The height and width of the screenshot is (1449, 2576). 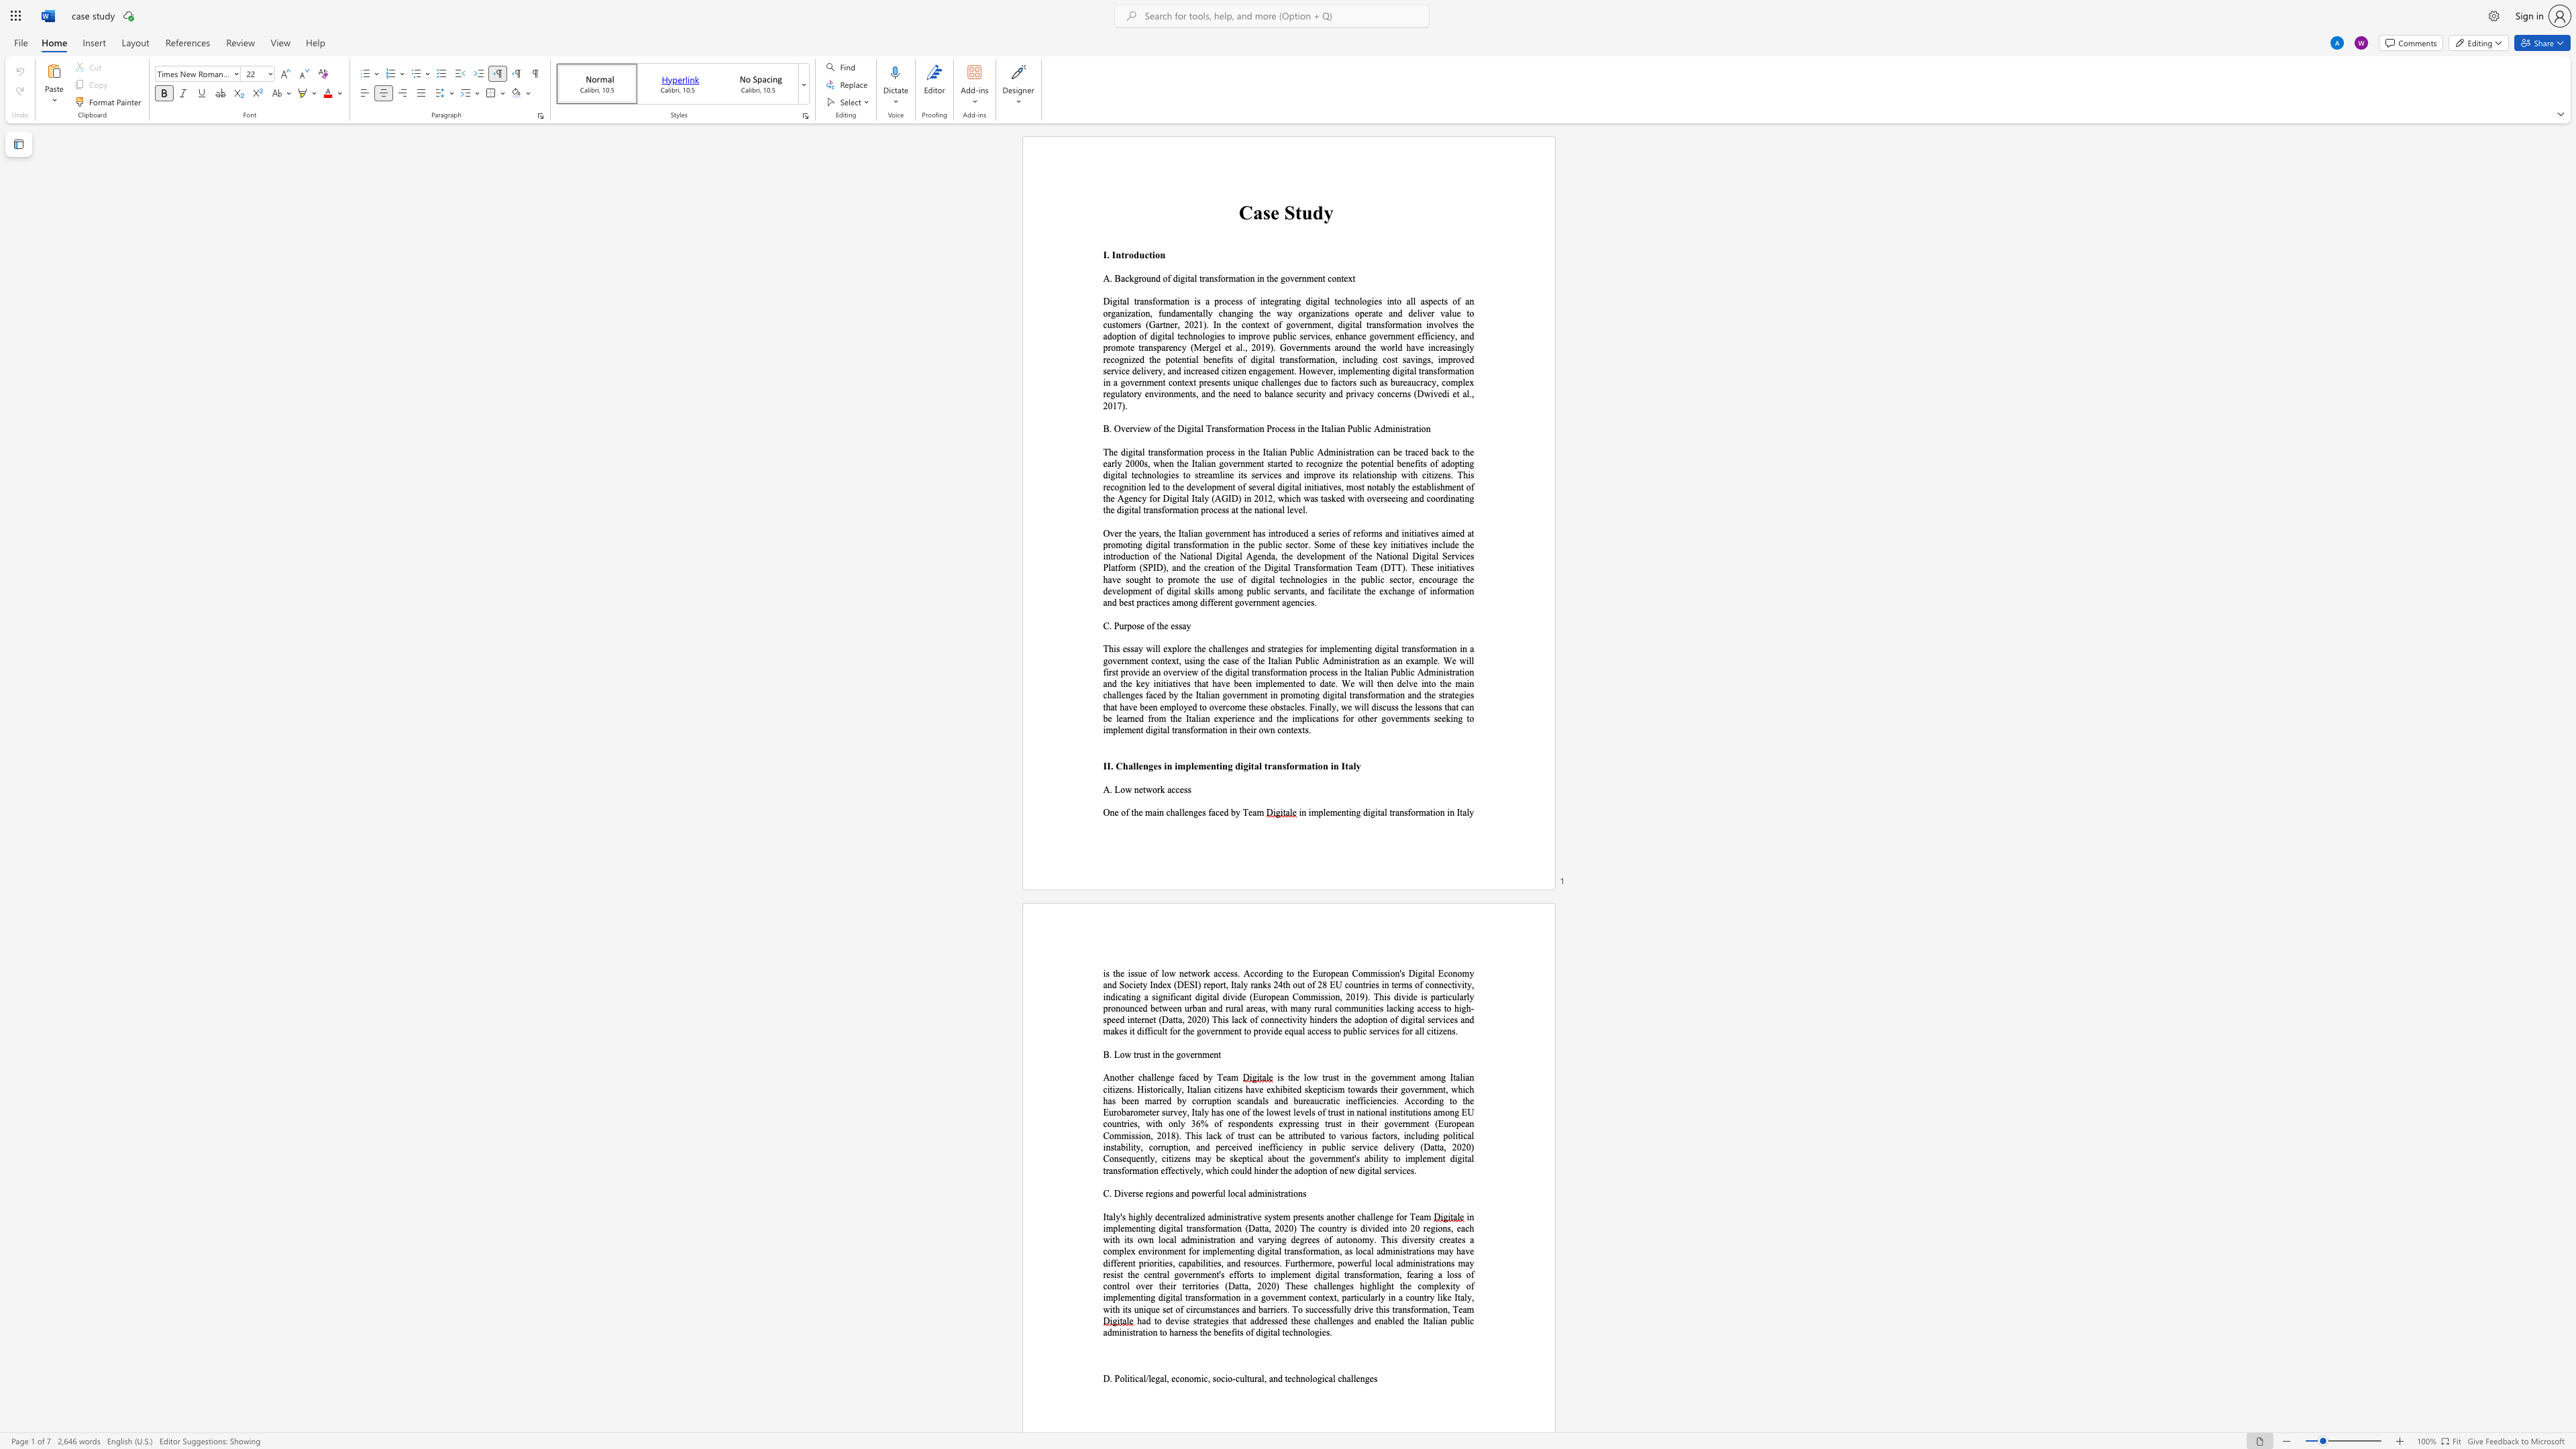 I want to click on the subset text "s factor" within the text "various factors", so click(x=1362, y=1134).